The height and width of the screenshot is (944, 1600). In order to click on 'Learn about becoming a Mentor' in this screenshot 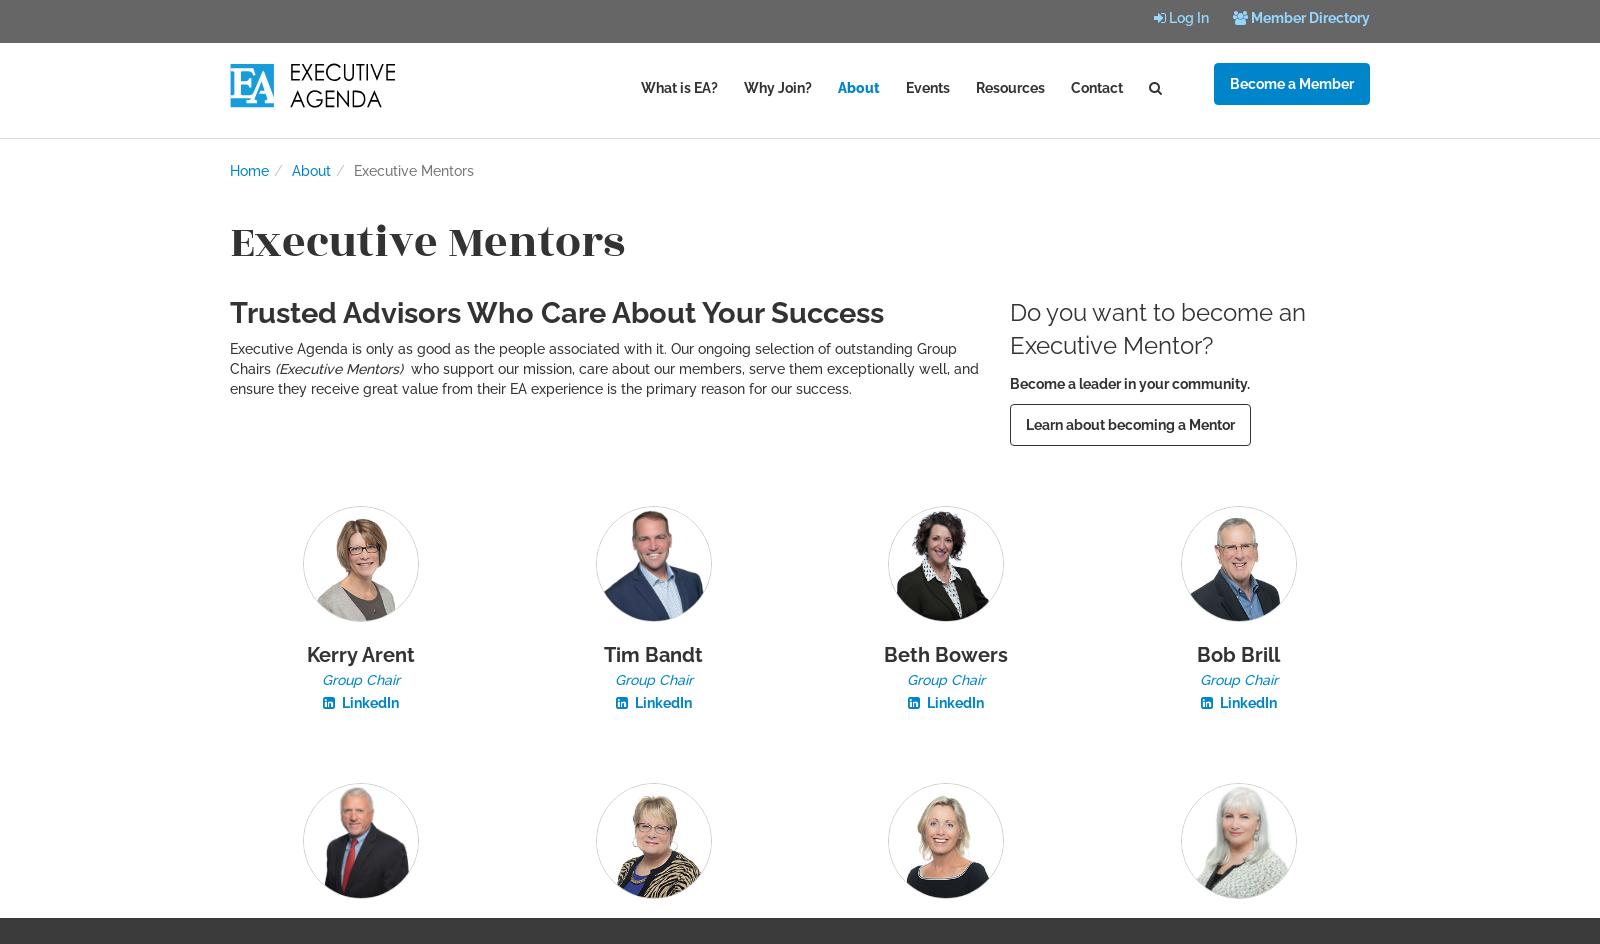, I will do `click(1130, 423)`.